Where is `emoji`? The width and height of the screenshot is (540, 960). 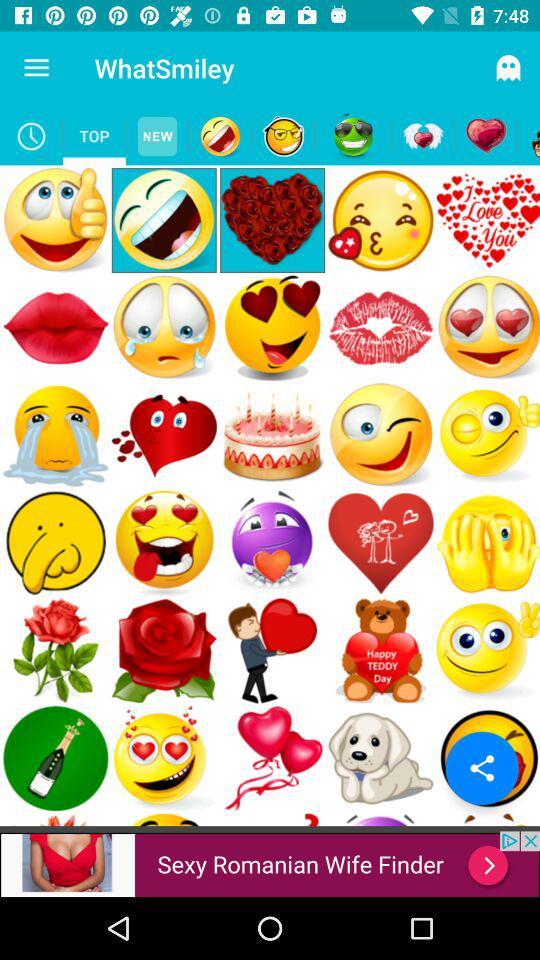
emoji is located at coordinates (219, 135).